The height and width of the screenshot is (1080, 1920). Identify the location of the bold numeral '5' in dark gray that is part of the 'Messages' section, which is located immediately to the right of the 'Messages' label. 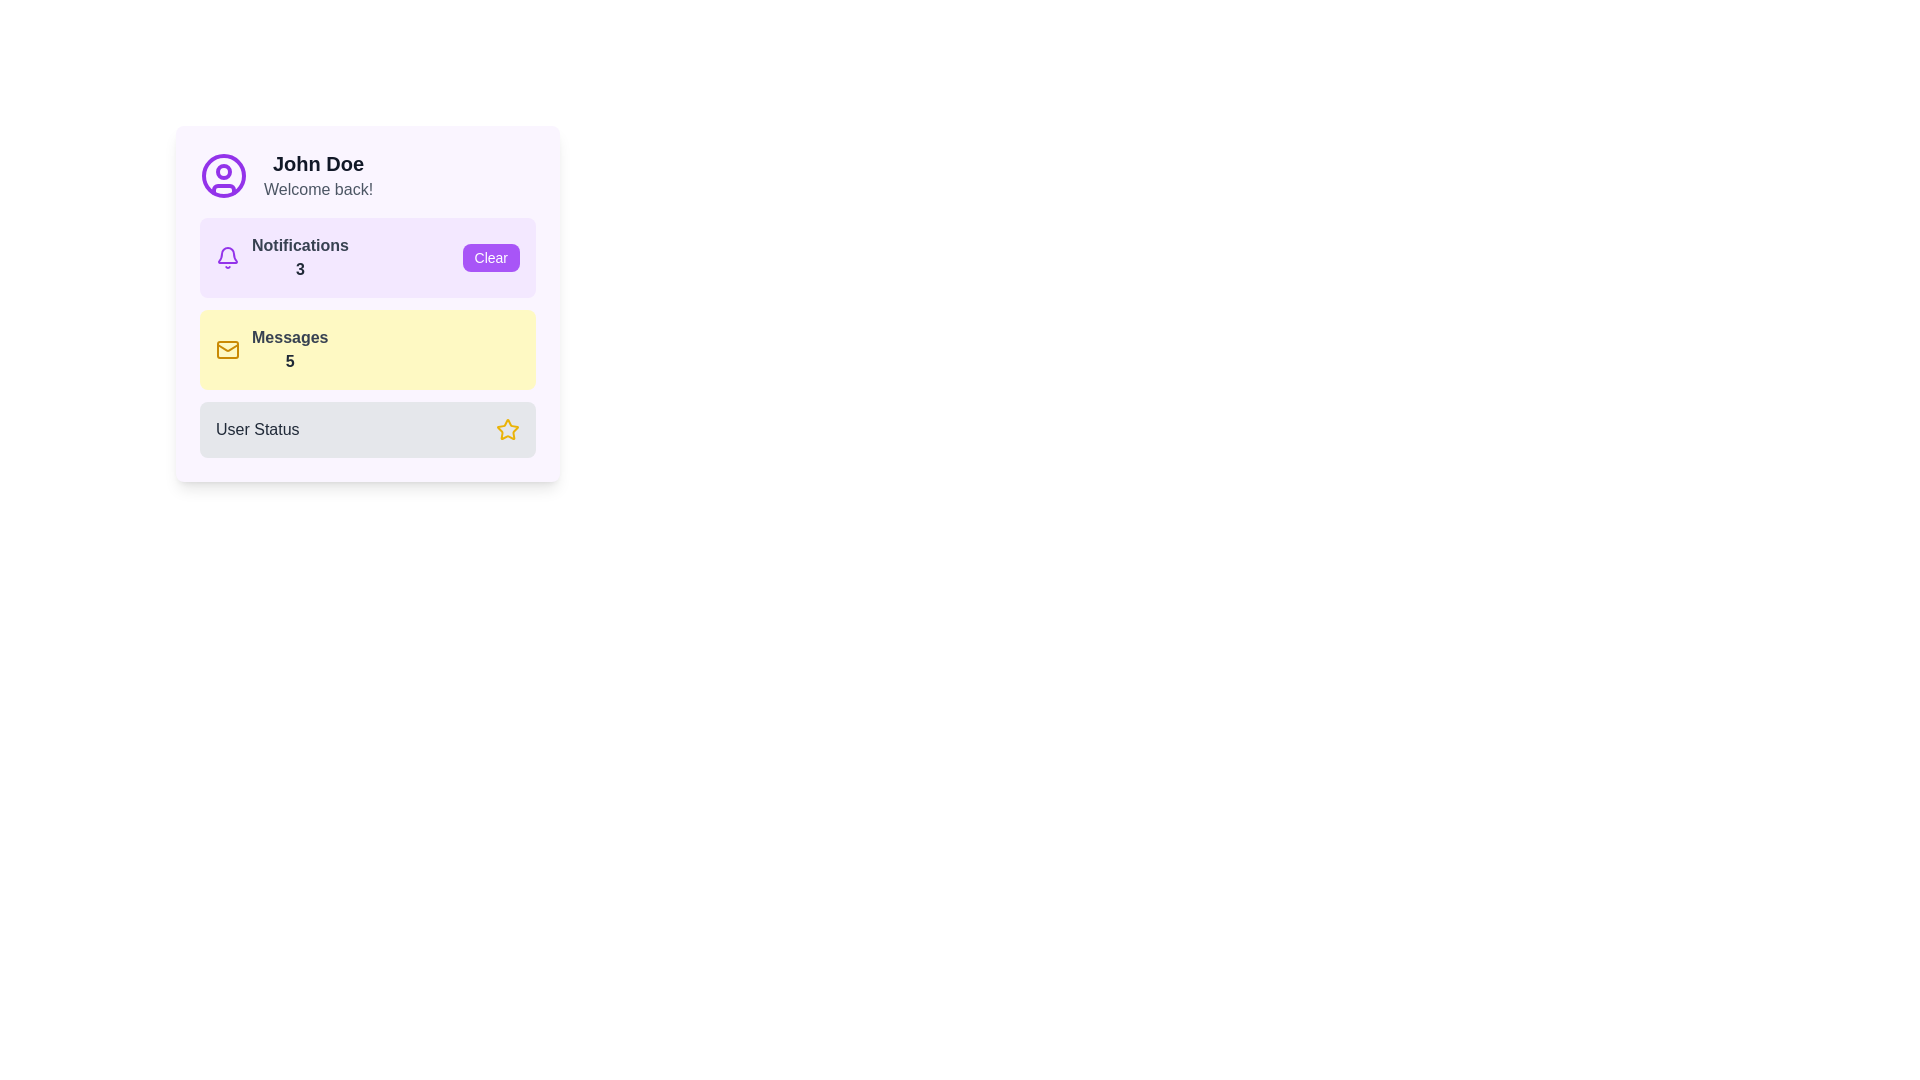
(289, 361).